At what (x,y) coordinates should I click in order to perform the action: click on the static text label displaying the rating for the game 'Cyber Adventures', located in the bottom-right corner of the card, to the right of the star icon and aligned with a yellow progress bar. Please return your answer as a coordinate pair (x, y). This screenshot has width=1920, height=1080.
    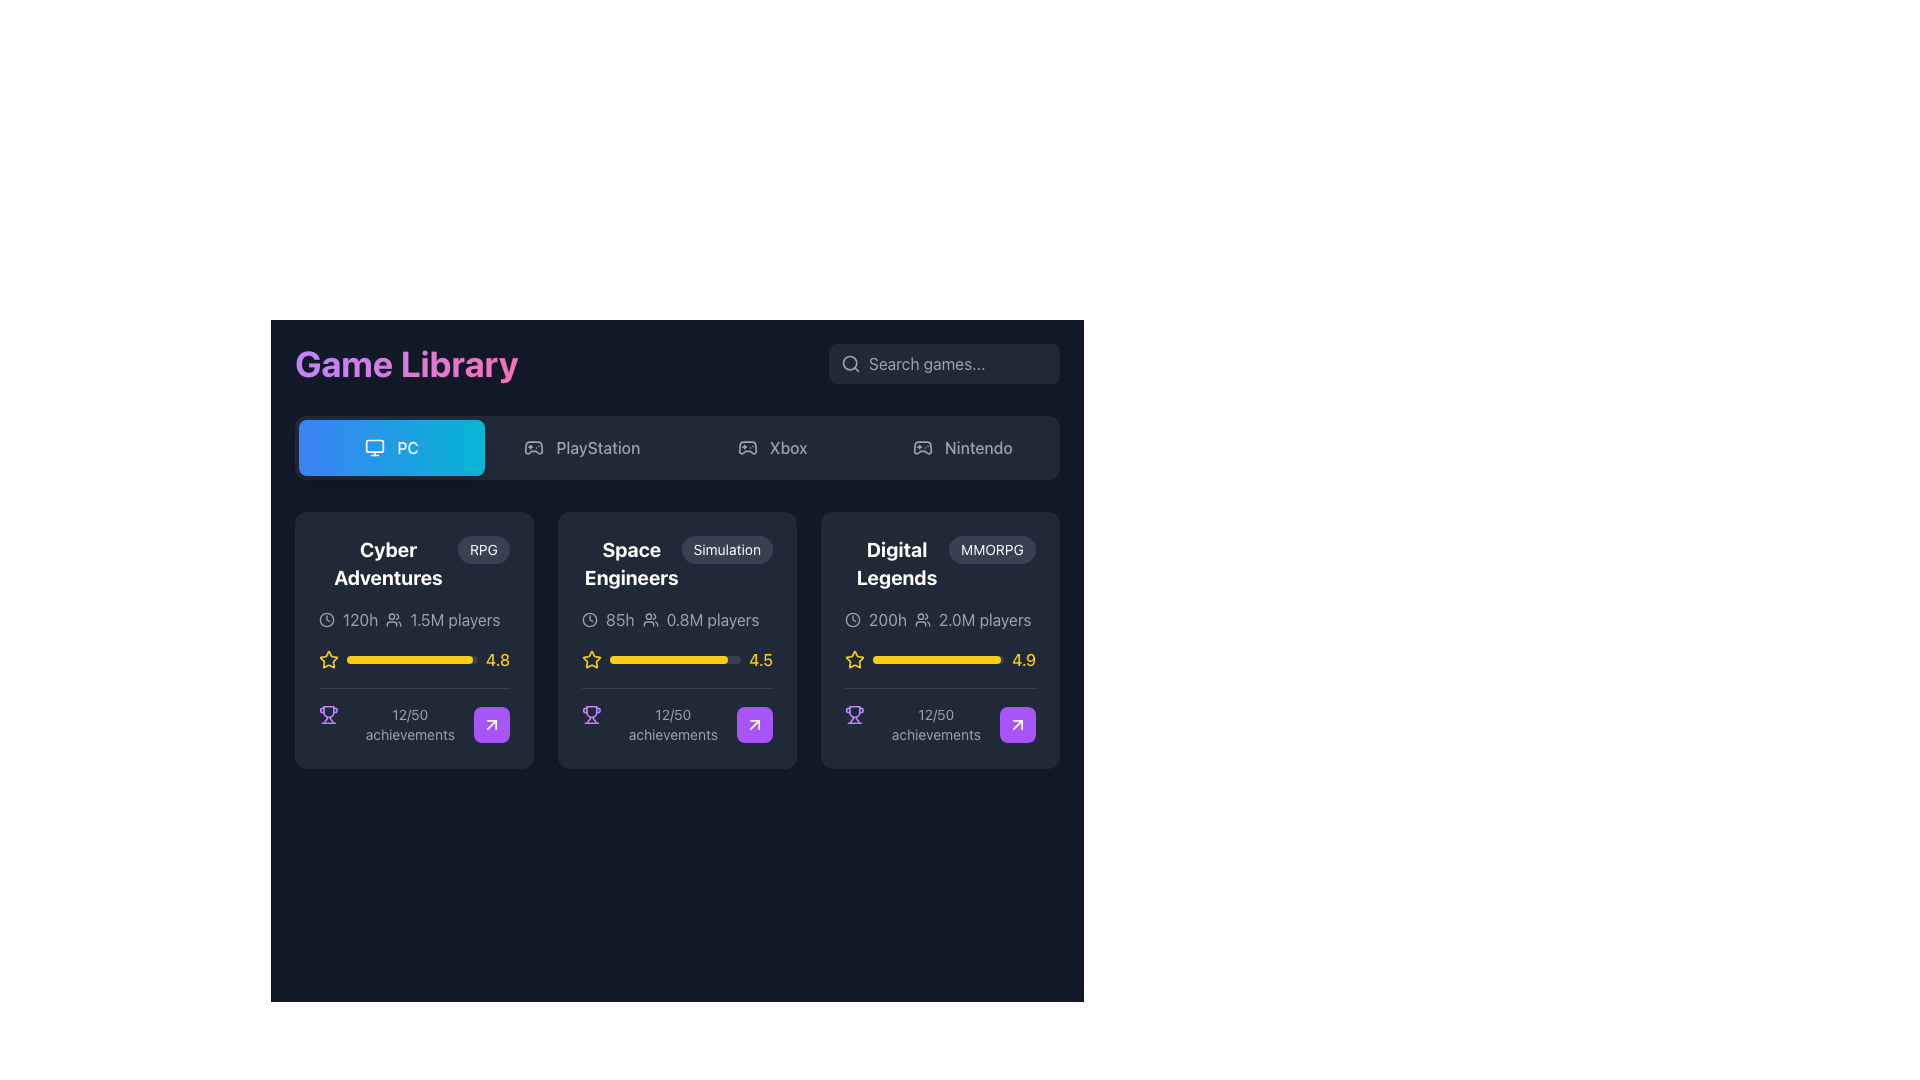
    Looking at the image, I should click on (497, 659).